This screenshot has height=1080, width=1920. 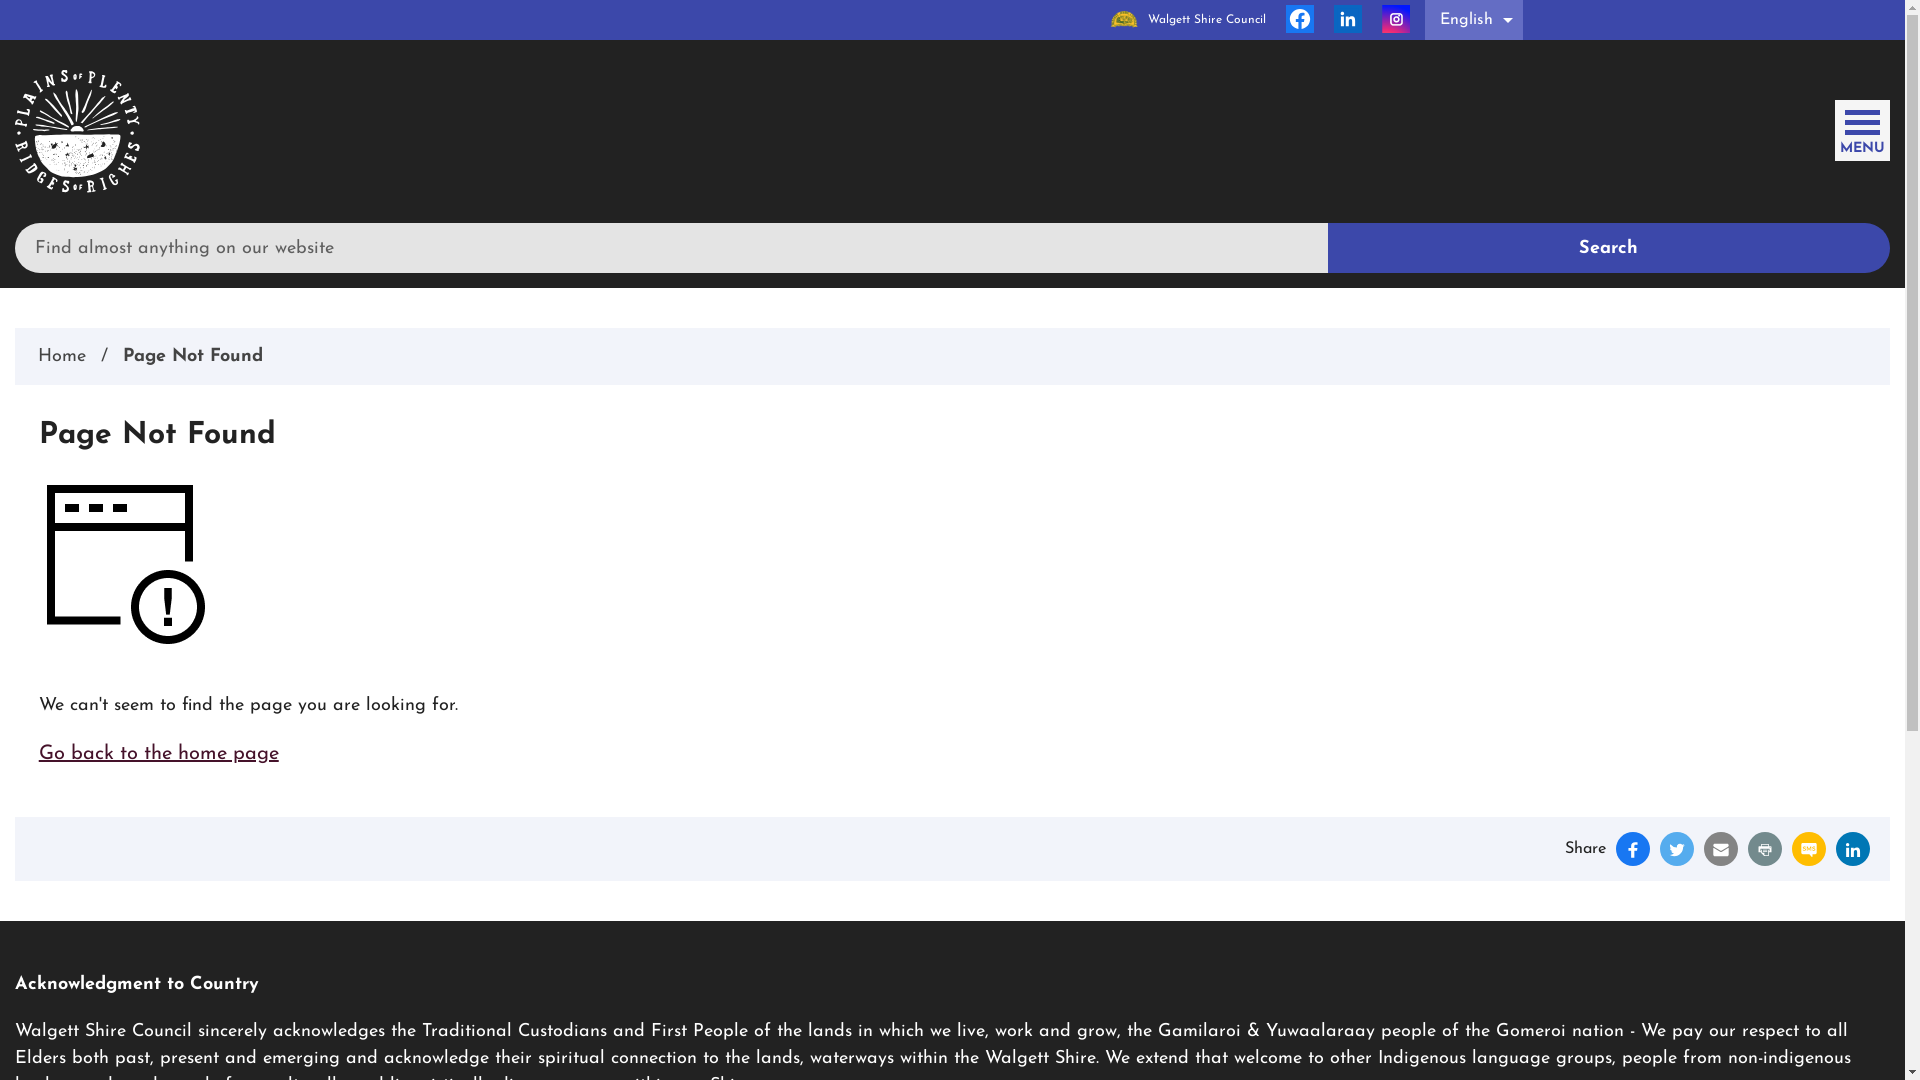 I want to click on 'Print', so click(x=1765, y=848).